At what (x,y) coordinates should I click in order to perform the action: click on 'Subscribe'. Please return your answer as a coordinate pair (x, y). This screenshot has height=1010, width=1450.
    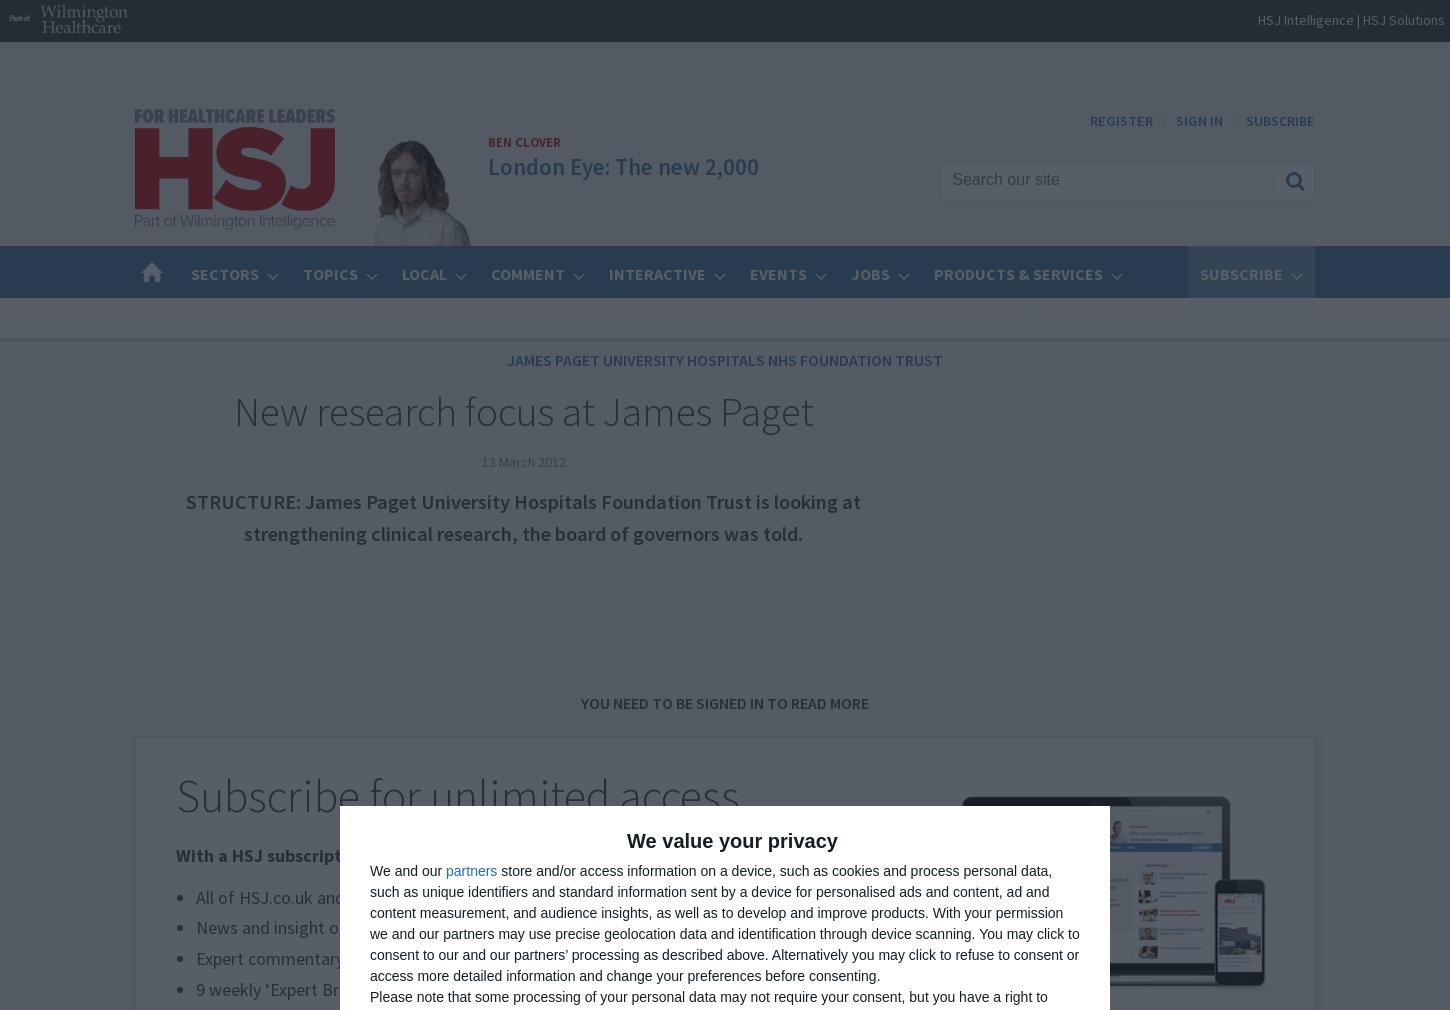
    Looking at the image, I should click on (1199, 274).